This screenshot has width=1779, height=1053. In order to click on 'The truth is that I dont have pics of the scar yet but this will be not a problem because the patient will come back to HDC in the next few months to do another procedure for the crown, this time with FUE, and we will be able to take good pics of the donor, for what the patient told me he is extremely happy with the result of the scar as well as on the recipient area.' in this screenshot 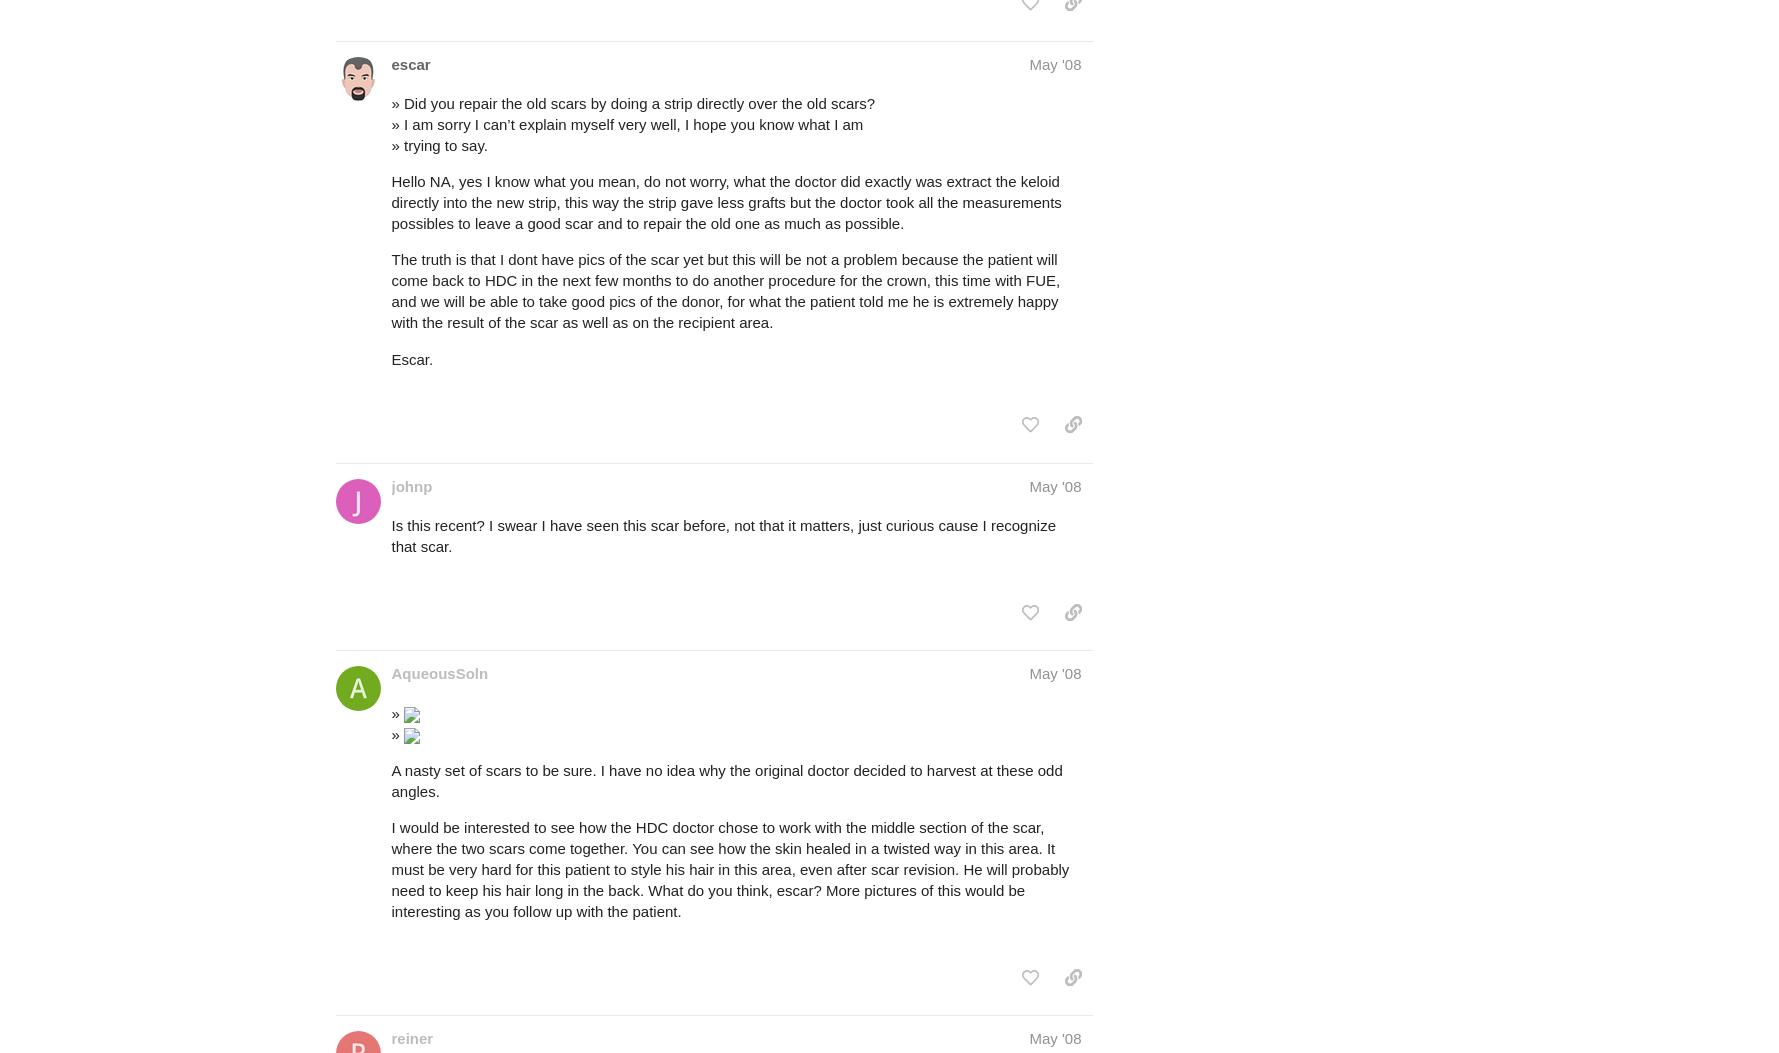, I will do `click(390, 291)`.